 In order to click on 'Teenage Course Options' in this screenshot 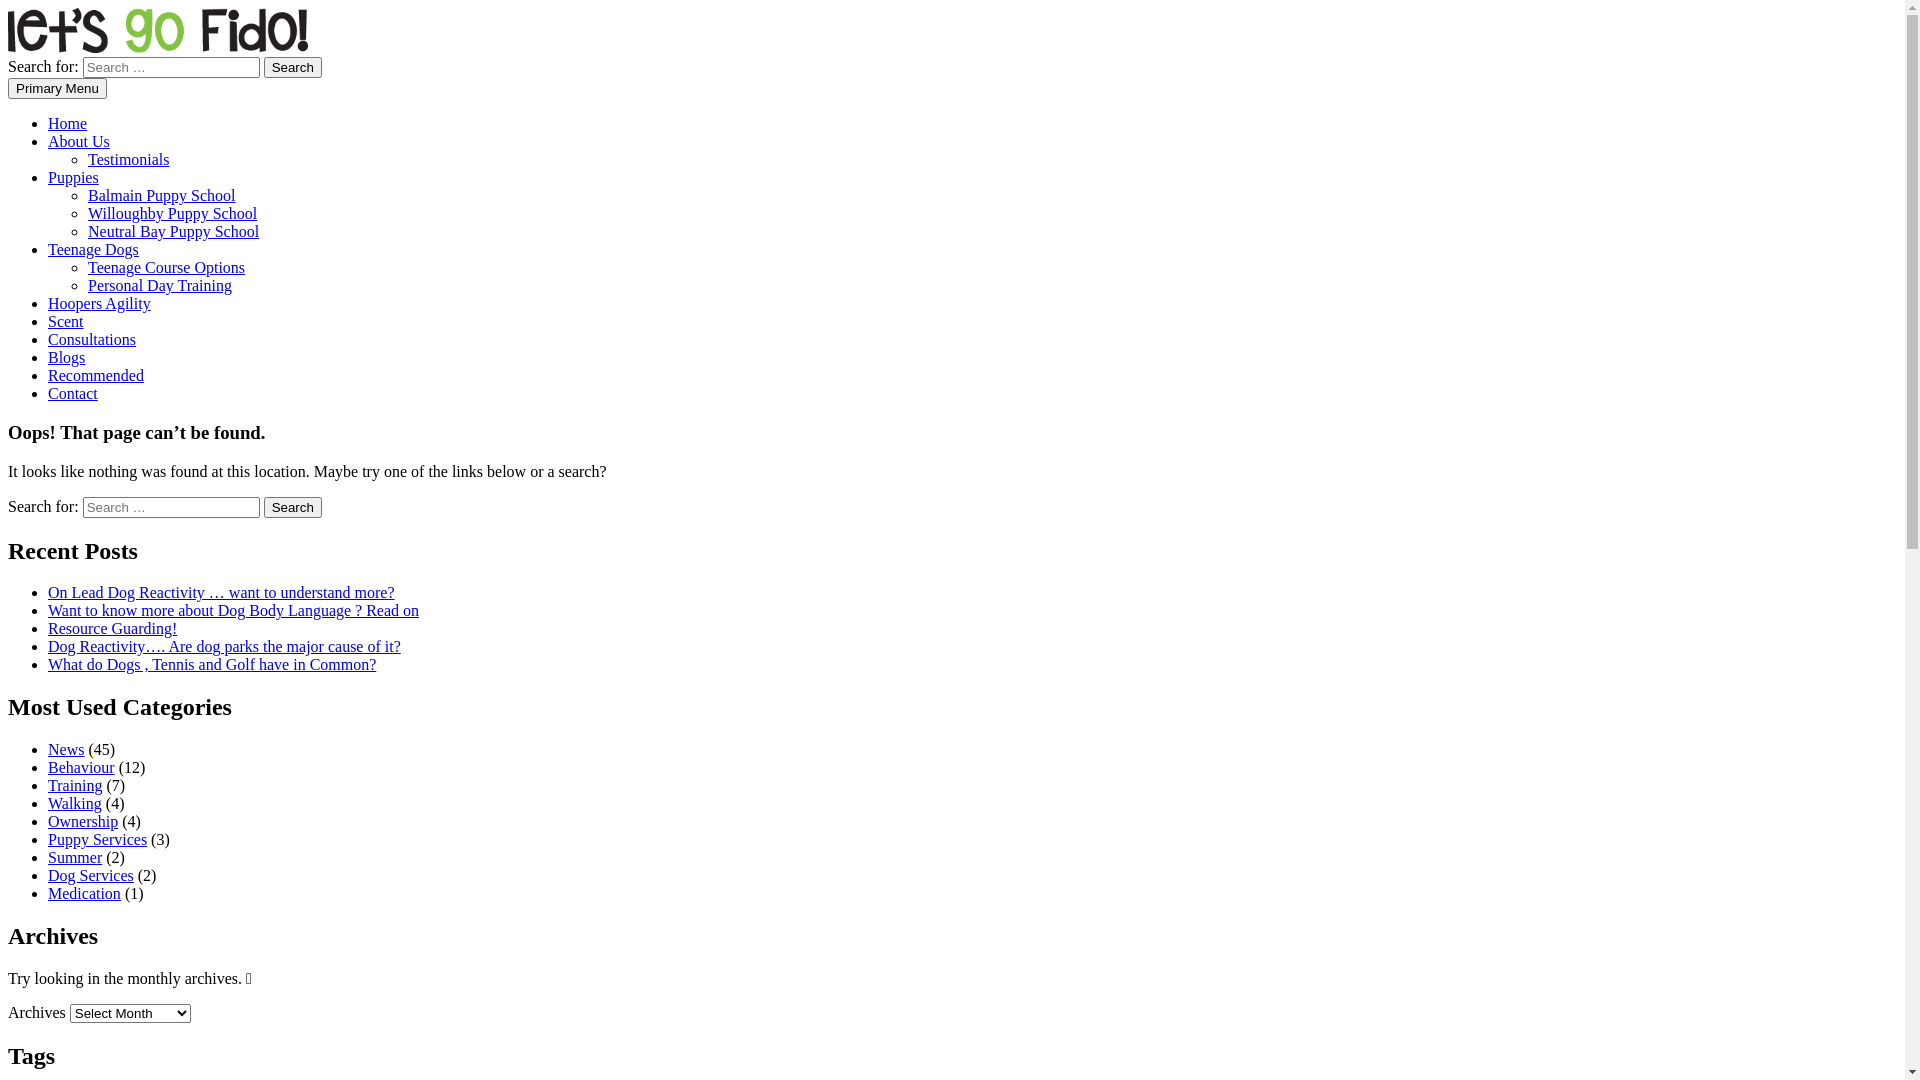, I will do `click(166, 266)`.